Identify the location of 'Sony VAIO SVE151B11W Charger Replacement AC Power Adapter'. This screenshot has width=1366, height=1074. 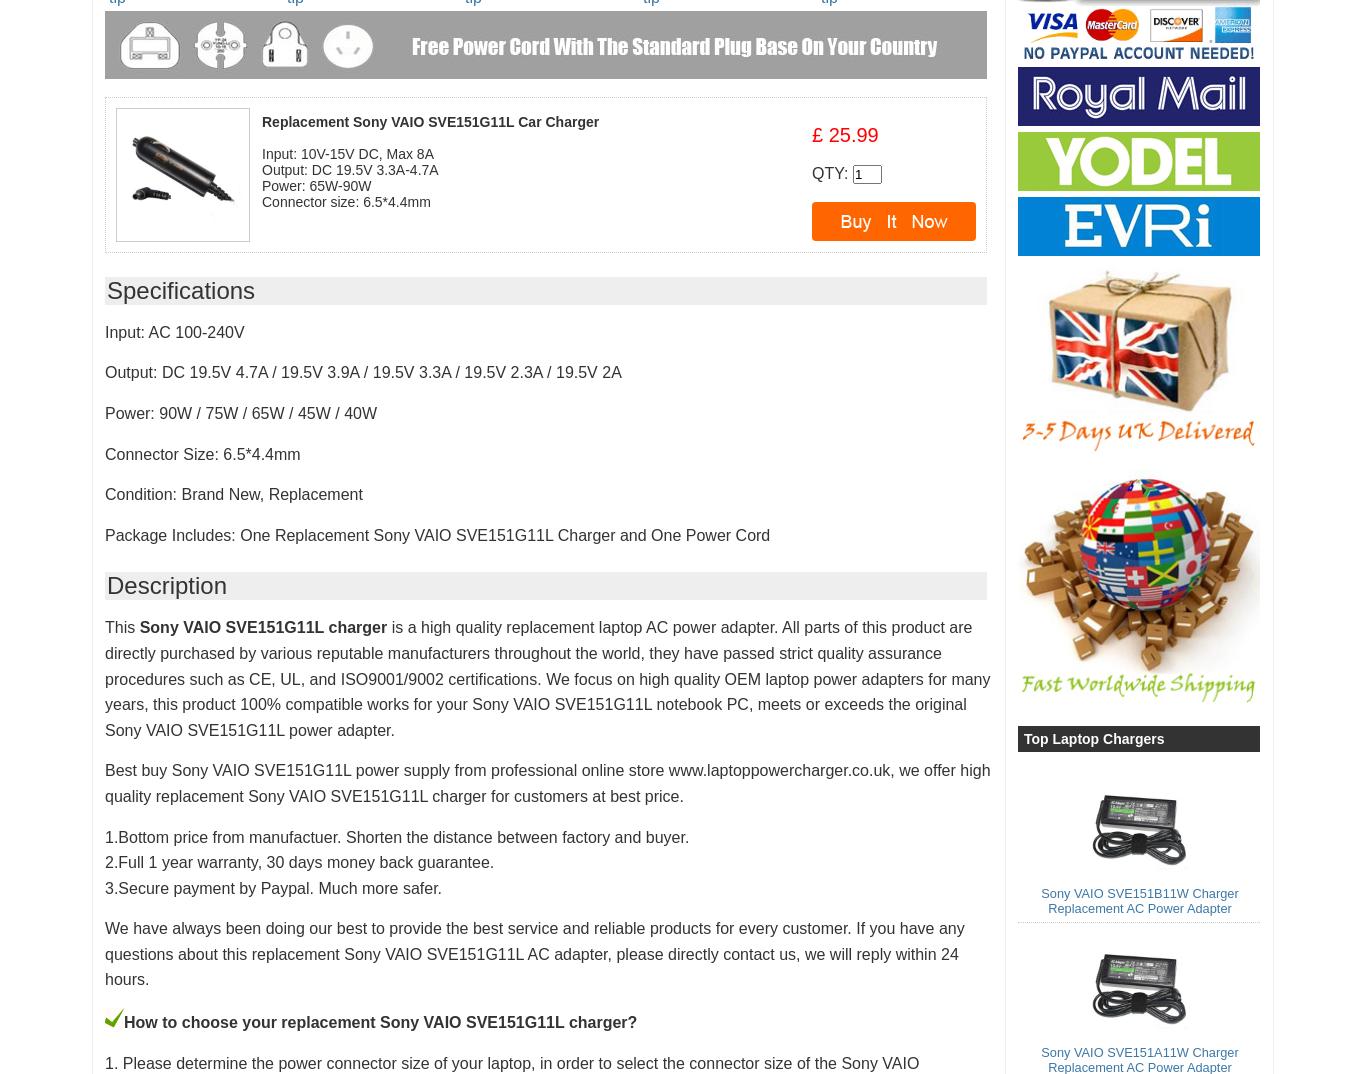
(1139, 899).